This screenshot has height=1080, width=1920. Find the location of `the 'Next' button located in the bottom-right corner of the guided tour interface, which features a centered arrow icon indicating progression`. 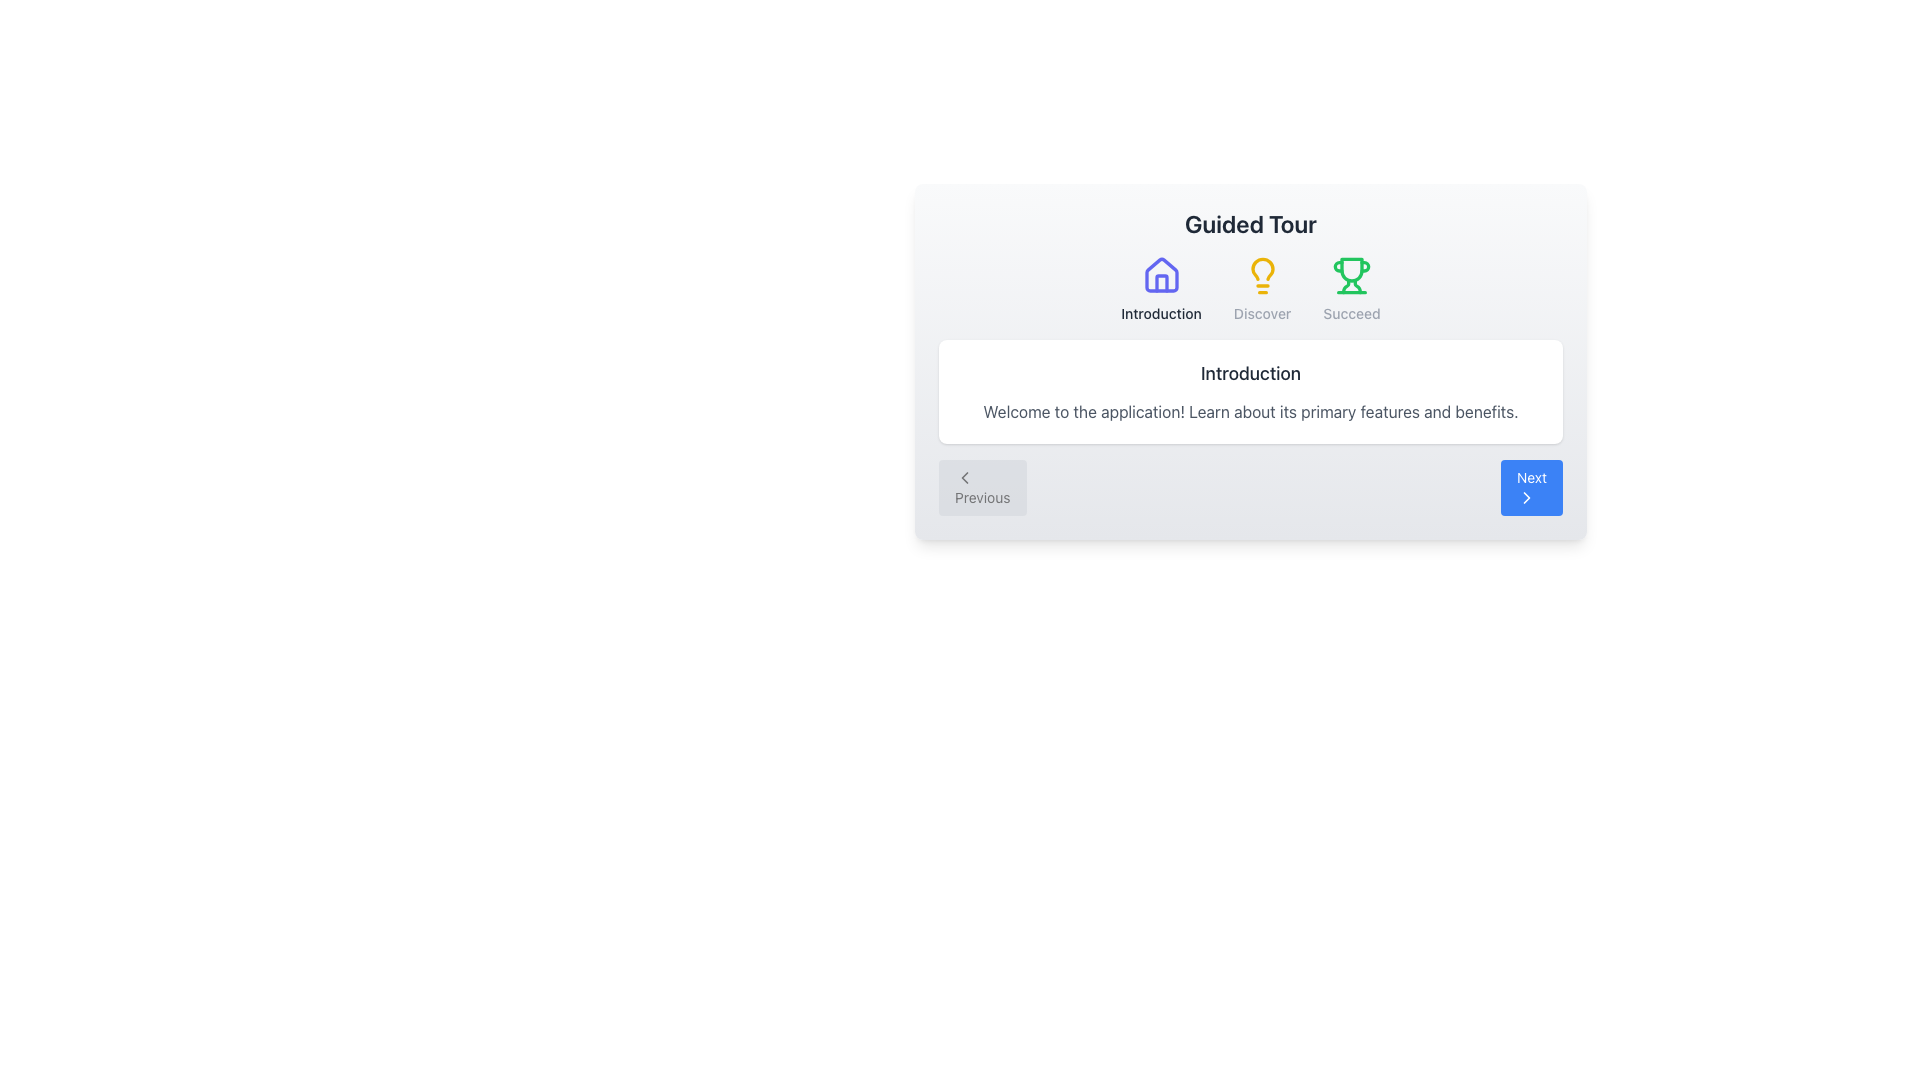

the 'Next' button located in the bottom-right corner of the guided tour interface, which features a centered arrow icon indicating progression is located at coordinates (1525, 496).